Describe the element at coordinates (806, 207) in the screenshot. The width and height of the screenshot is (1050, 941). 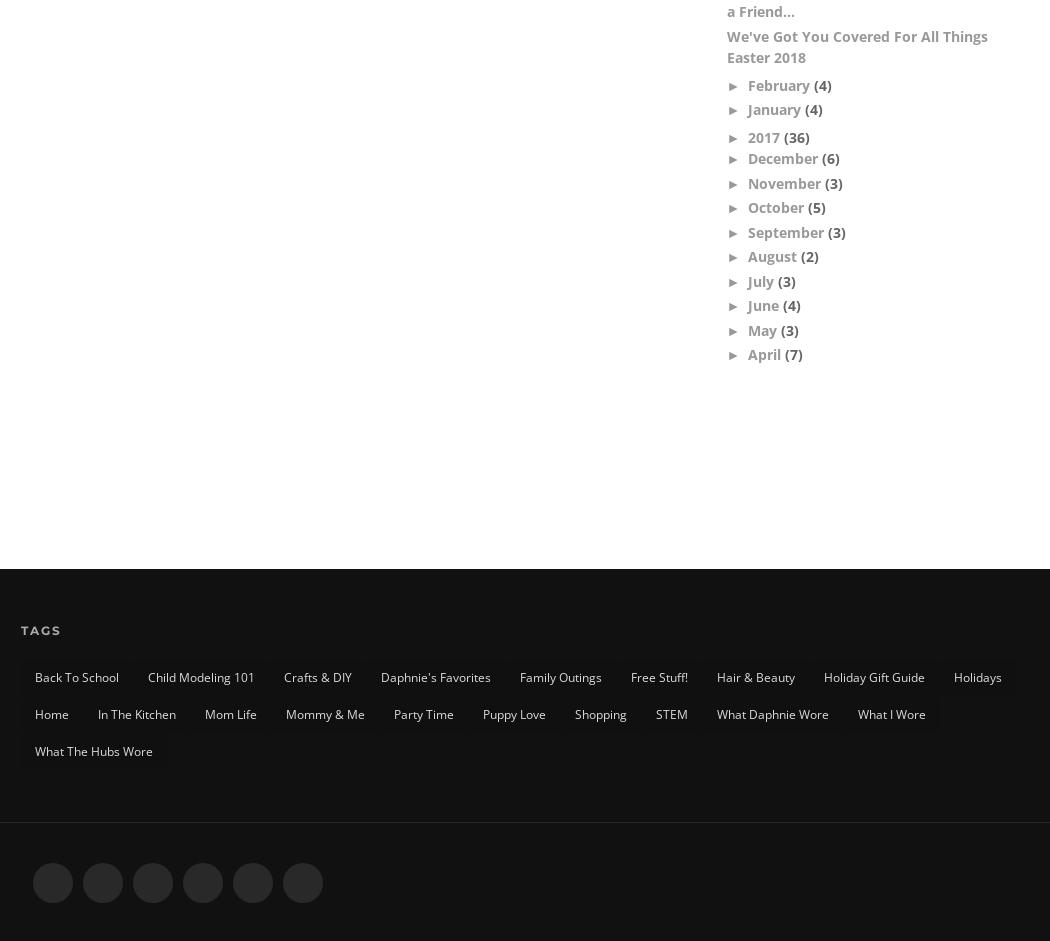
I see `'(5)'` at that location.